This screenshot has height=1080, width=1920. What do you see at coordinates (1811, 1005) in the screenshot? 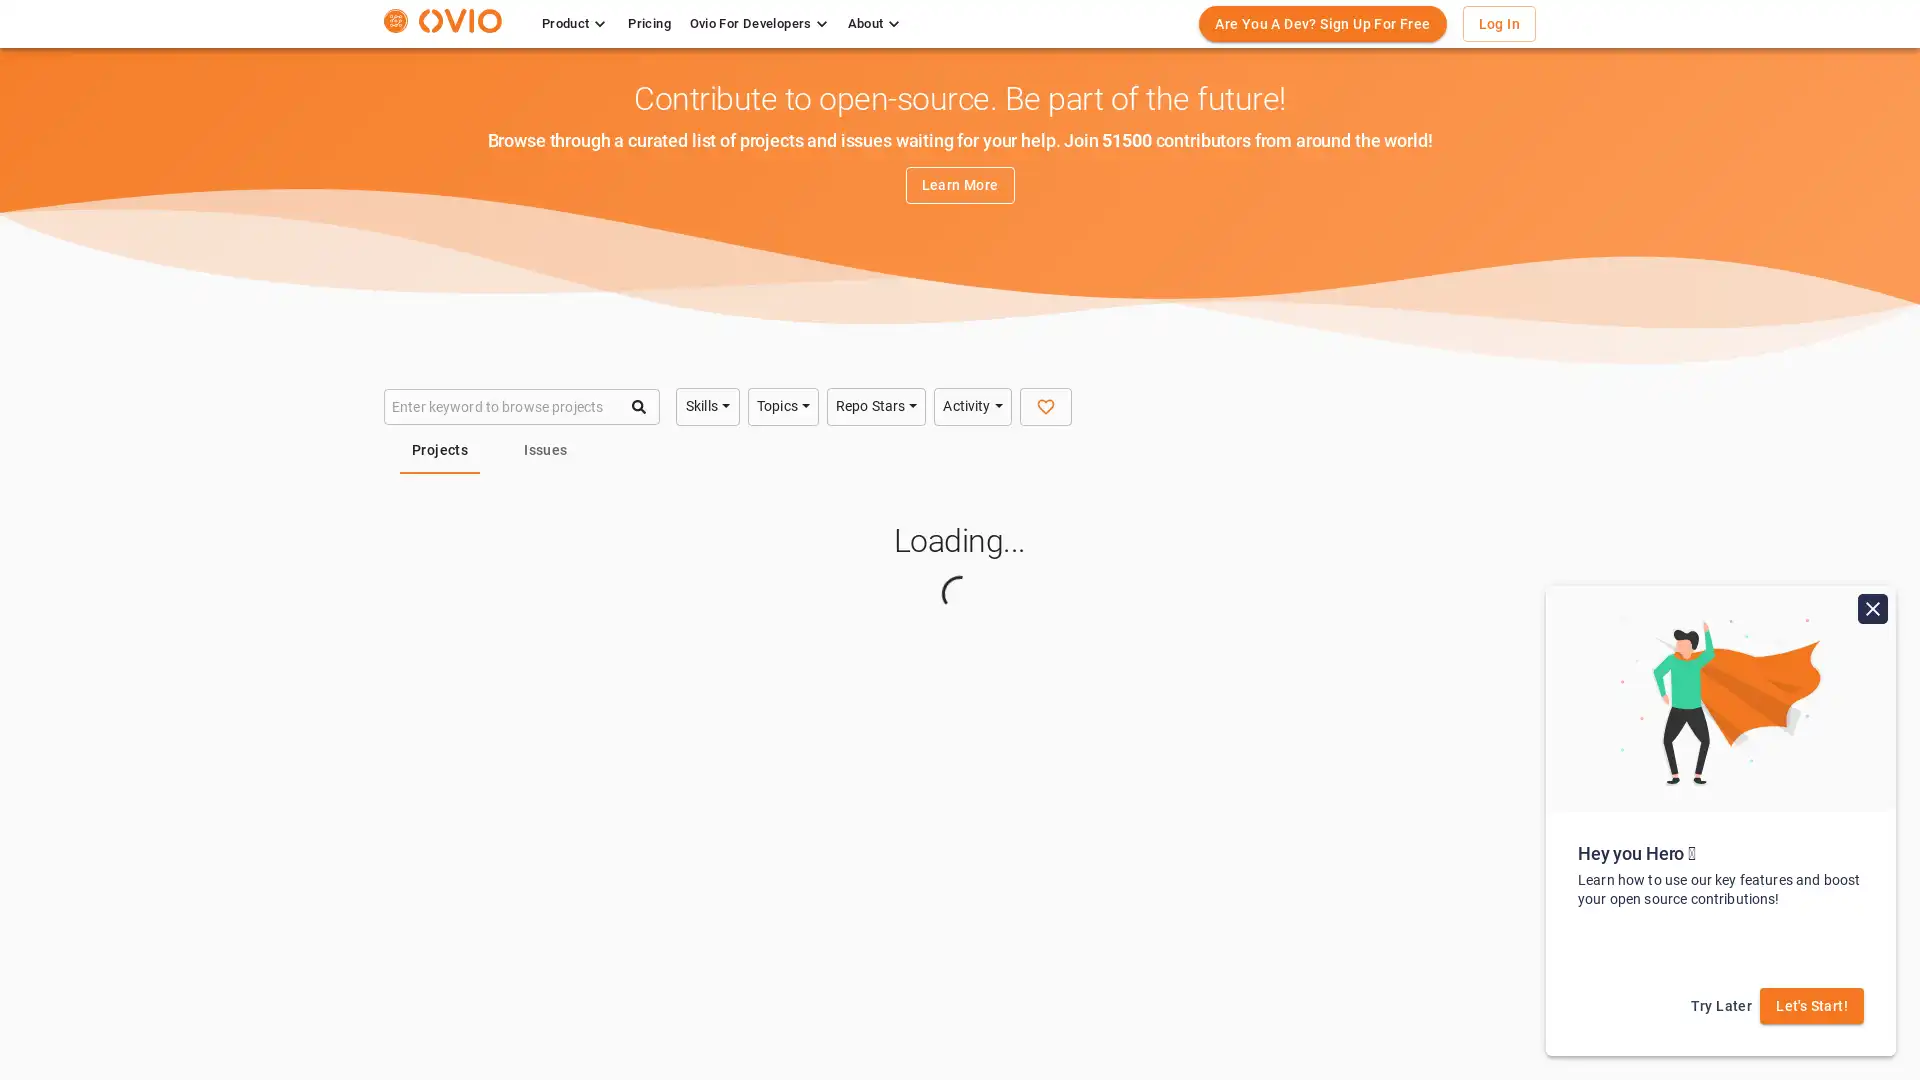
I see `Let's Start!` at bounding box center [1811, 1005].